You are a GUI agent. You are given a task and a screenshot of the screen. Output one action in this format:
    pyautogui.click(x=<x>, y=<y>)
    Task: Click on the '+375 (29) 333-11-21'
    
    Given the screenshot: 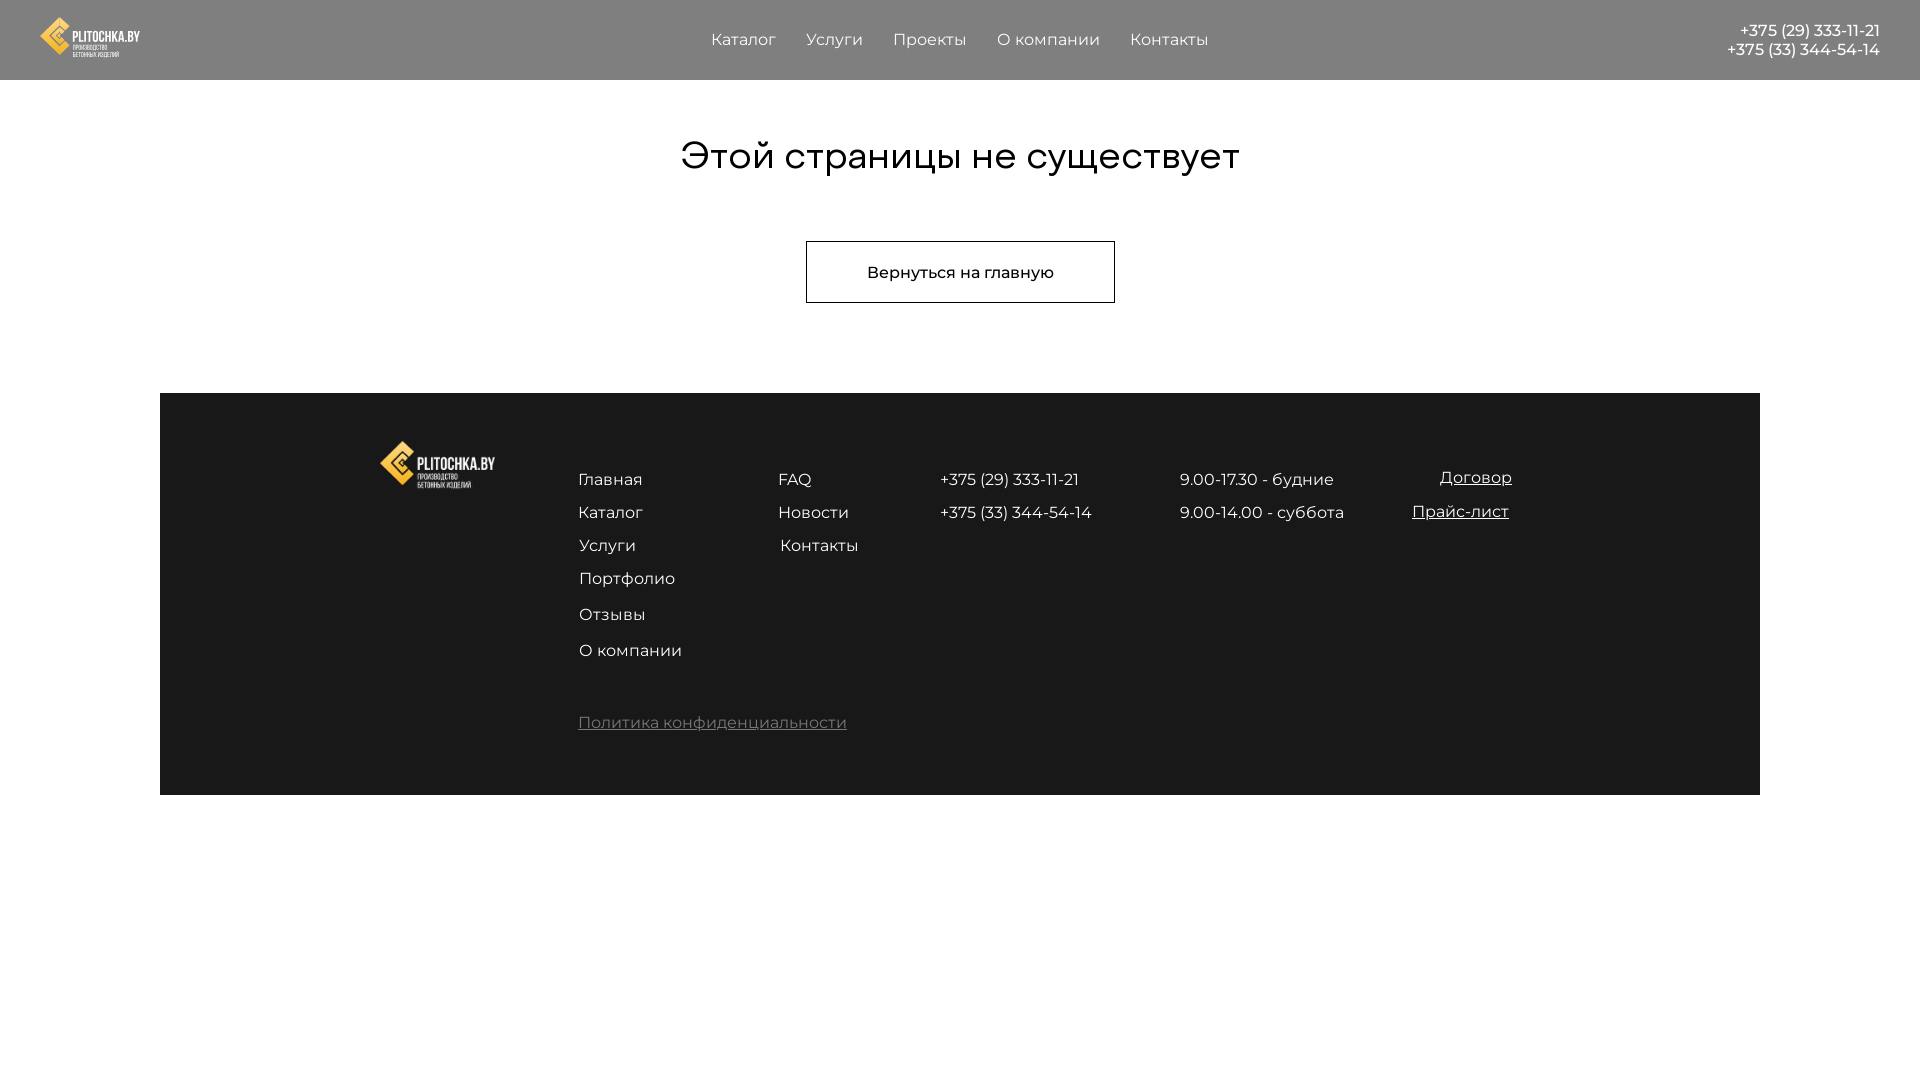 What is the action you would take?
    pyautogui.click(x=1809, y=30)
    